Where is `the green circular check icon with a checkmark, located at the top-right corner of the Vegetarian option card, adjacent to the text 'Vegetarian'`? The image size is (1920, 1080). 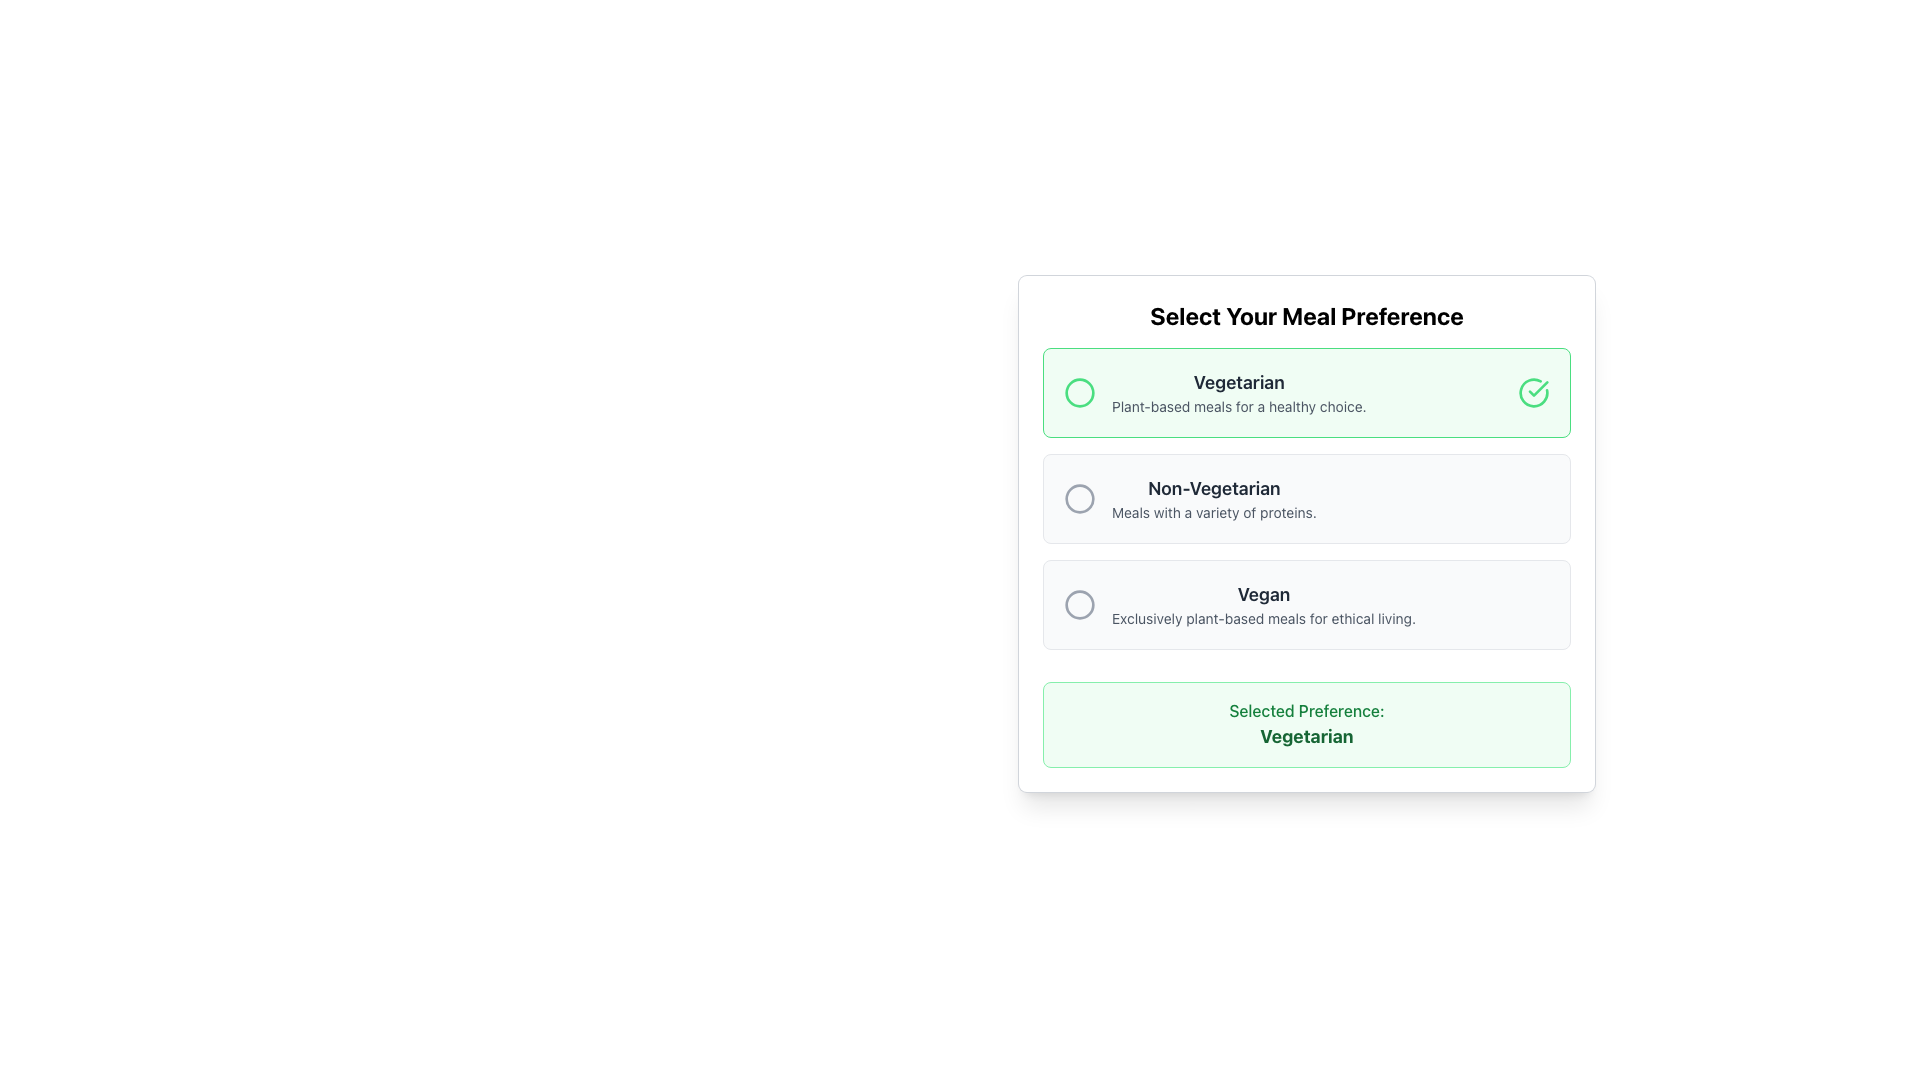
the green circular check icon with a checkmark, located at the top-right corner of the Vegetarian option card, adjacent to the text 'Vegetarian' is located at coordinates (1533, 393).